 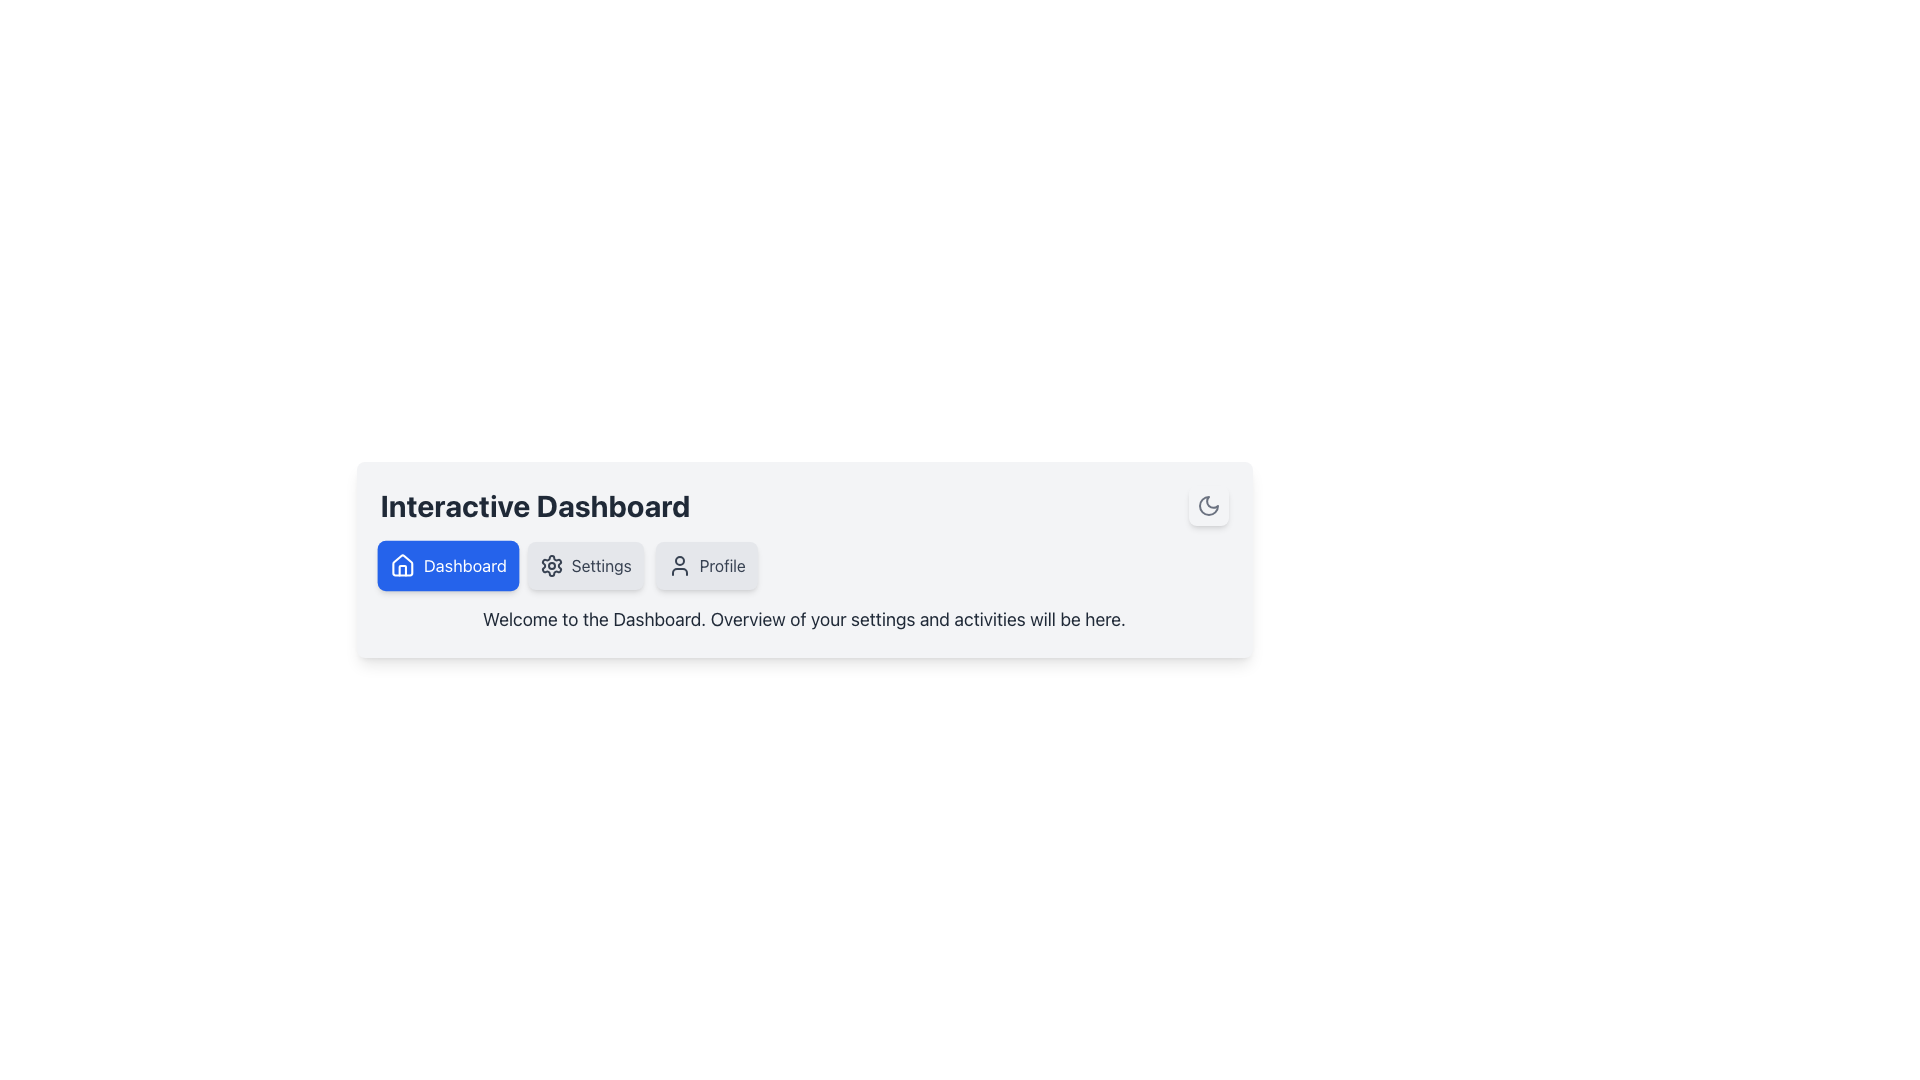 I want to click on the SVG icon representing a house located inside the 'Dashboard' button, positioned on the leftmost side of a row of three buttons, so click(x=401, y=565).